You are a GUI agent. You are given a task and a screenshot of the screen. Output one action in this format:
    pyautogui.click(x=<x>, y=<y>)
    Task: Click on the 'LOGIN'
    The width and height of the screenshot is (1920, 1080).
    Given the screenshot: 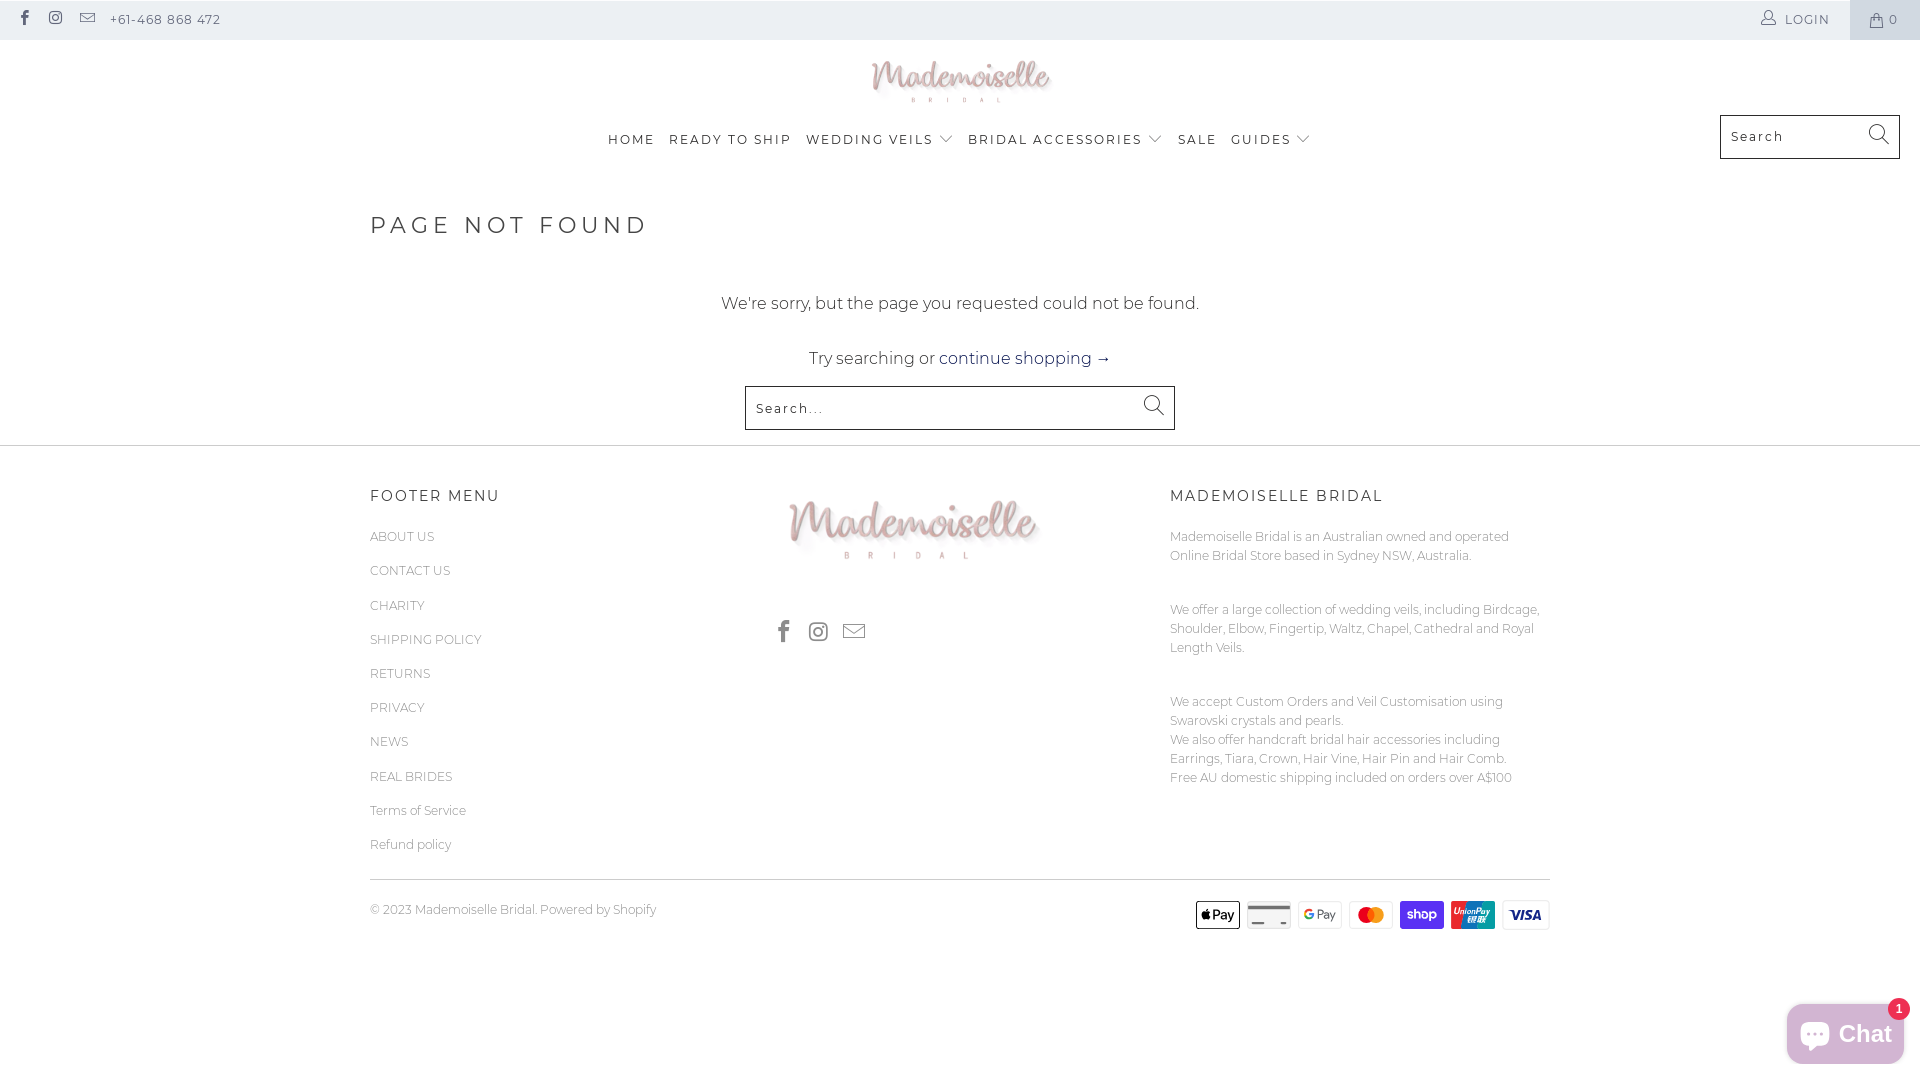 What is the action you would take?
    pyautogui.click(x=1796, y=19)
    